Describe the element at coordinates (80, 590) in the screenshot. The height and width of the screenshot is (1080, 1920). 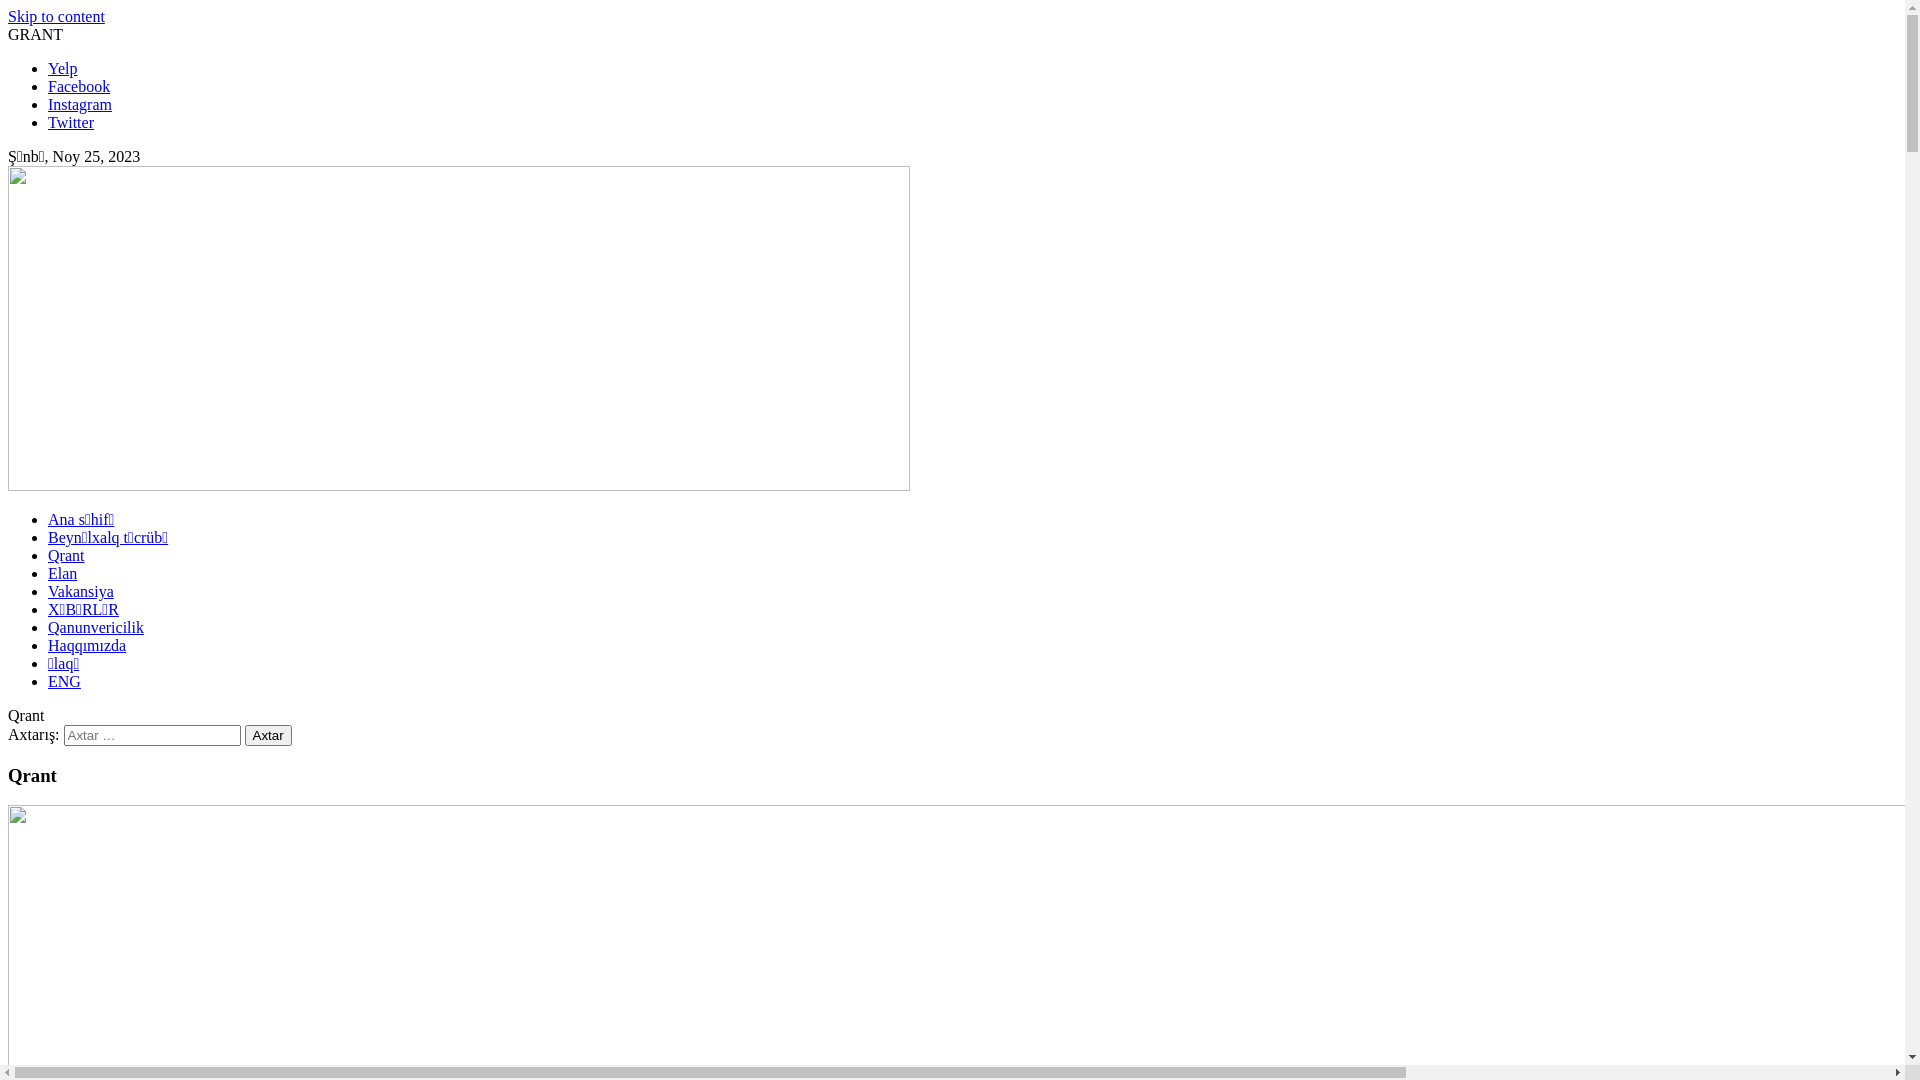
I see `'Vakansiya'` at that location.